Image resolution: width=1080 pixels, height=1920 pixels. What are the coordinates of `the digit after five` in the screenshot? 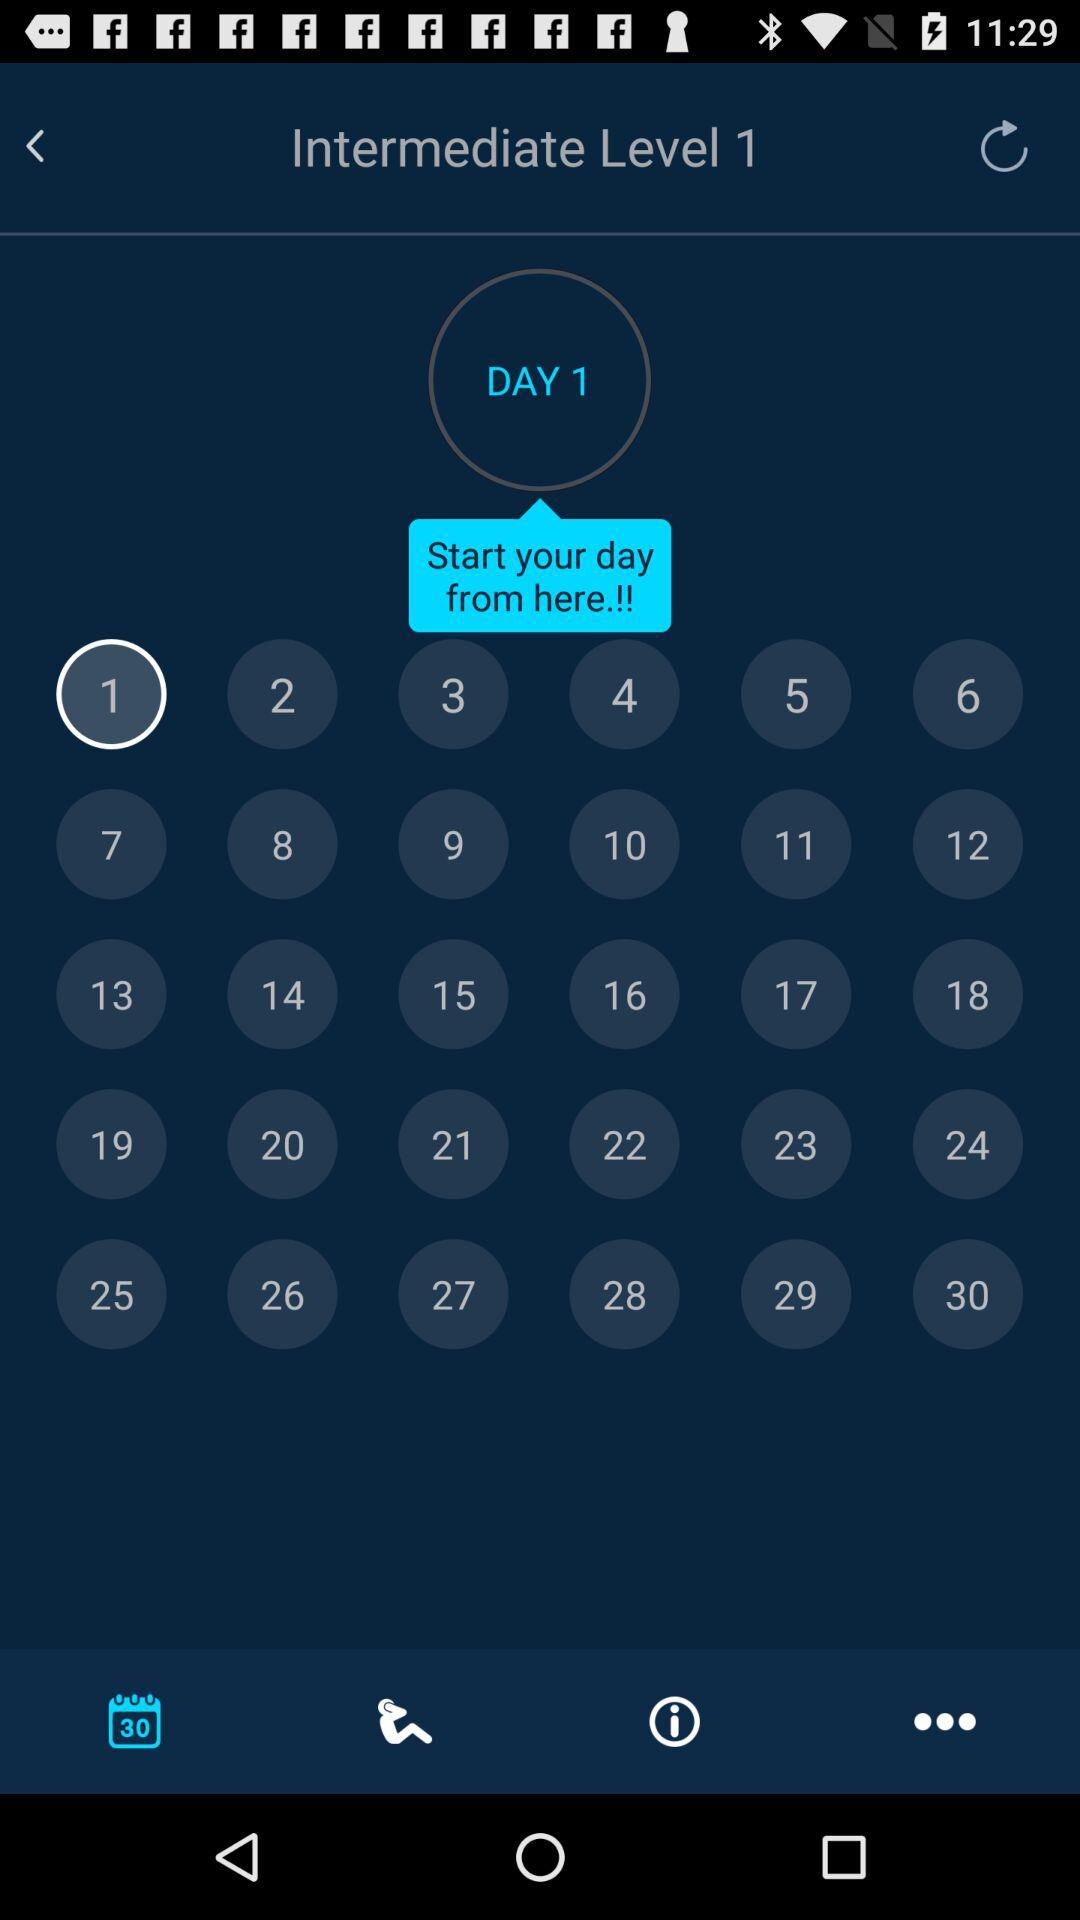 It's located at (967, 694).